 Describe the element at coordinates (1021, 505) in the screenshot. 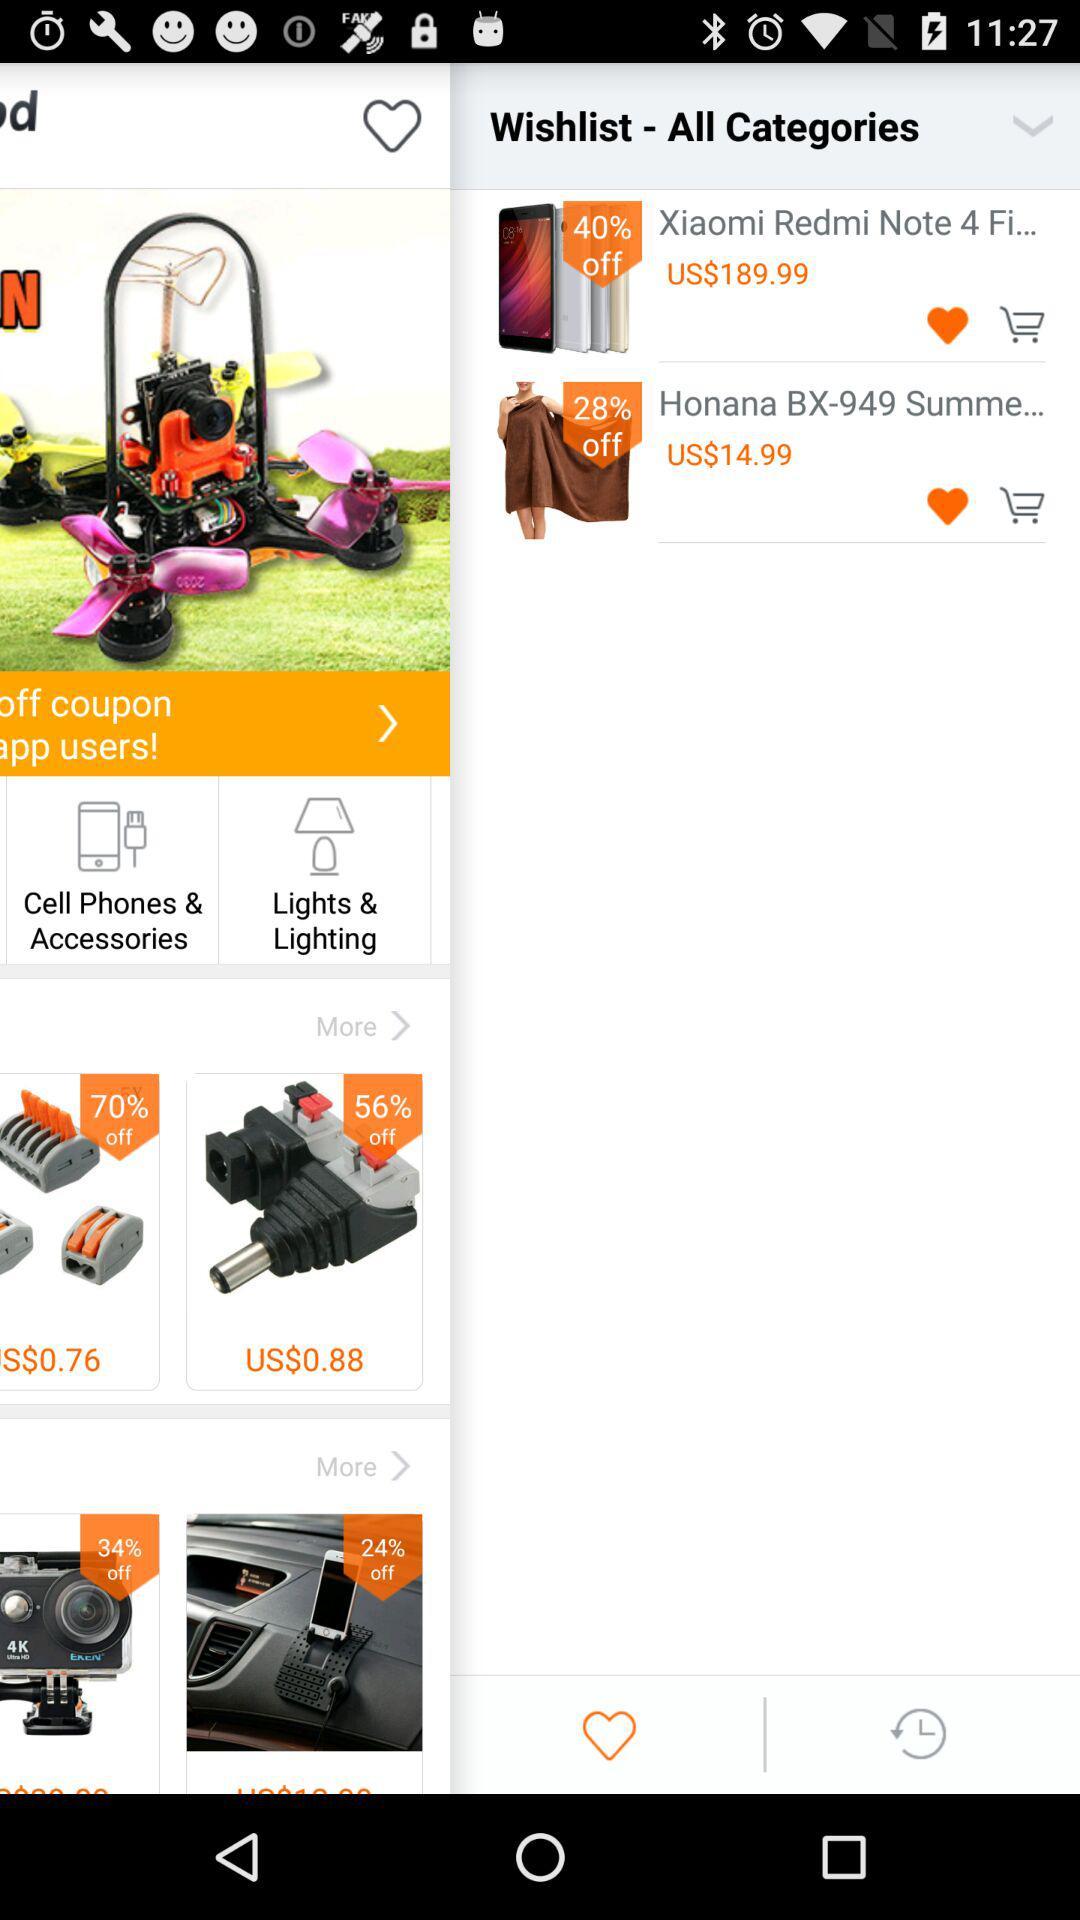

I see `to cart` at that location.